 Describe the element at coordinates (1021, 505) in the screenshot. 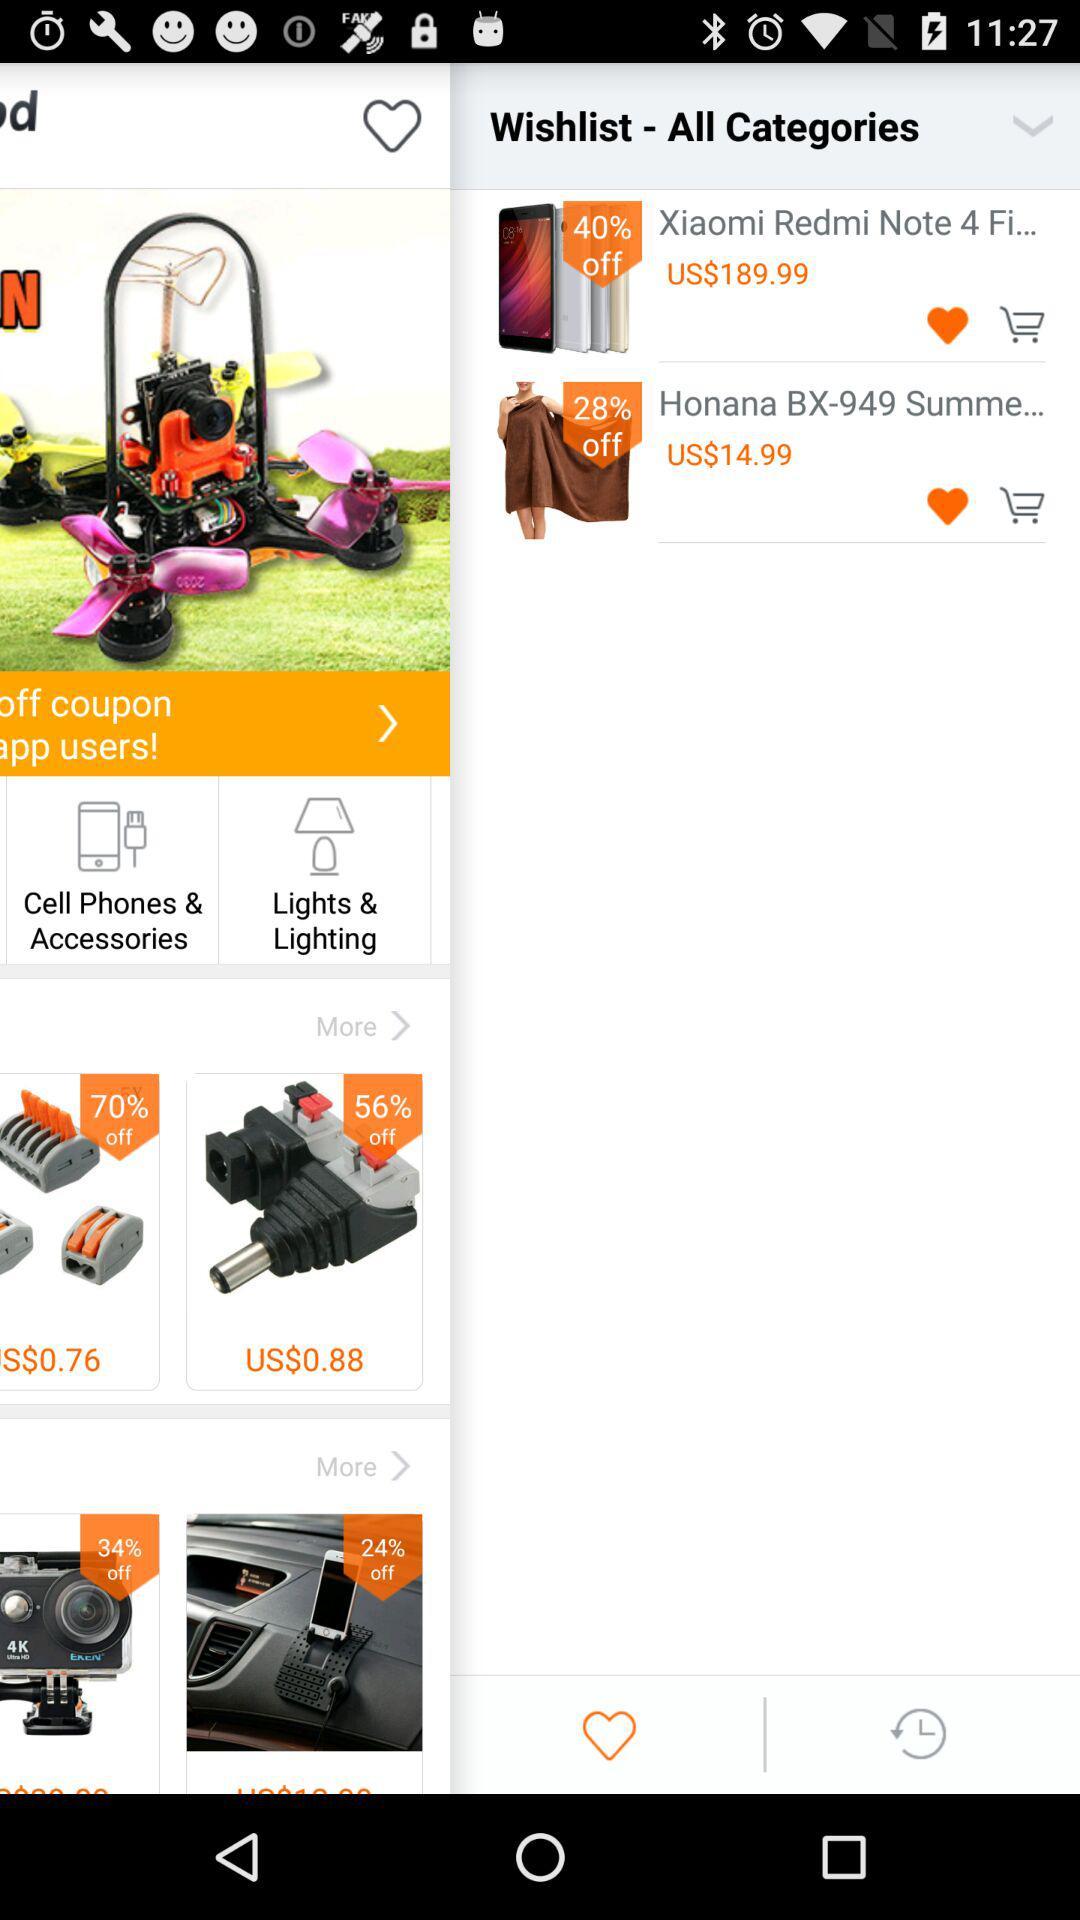

I see `to cart` at that location.